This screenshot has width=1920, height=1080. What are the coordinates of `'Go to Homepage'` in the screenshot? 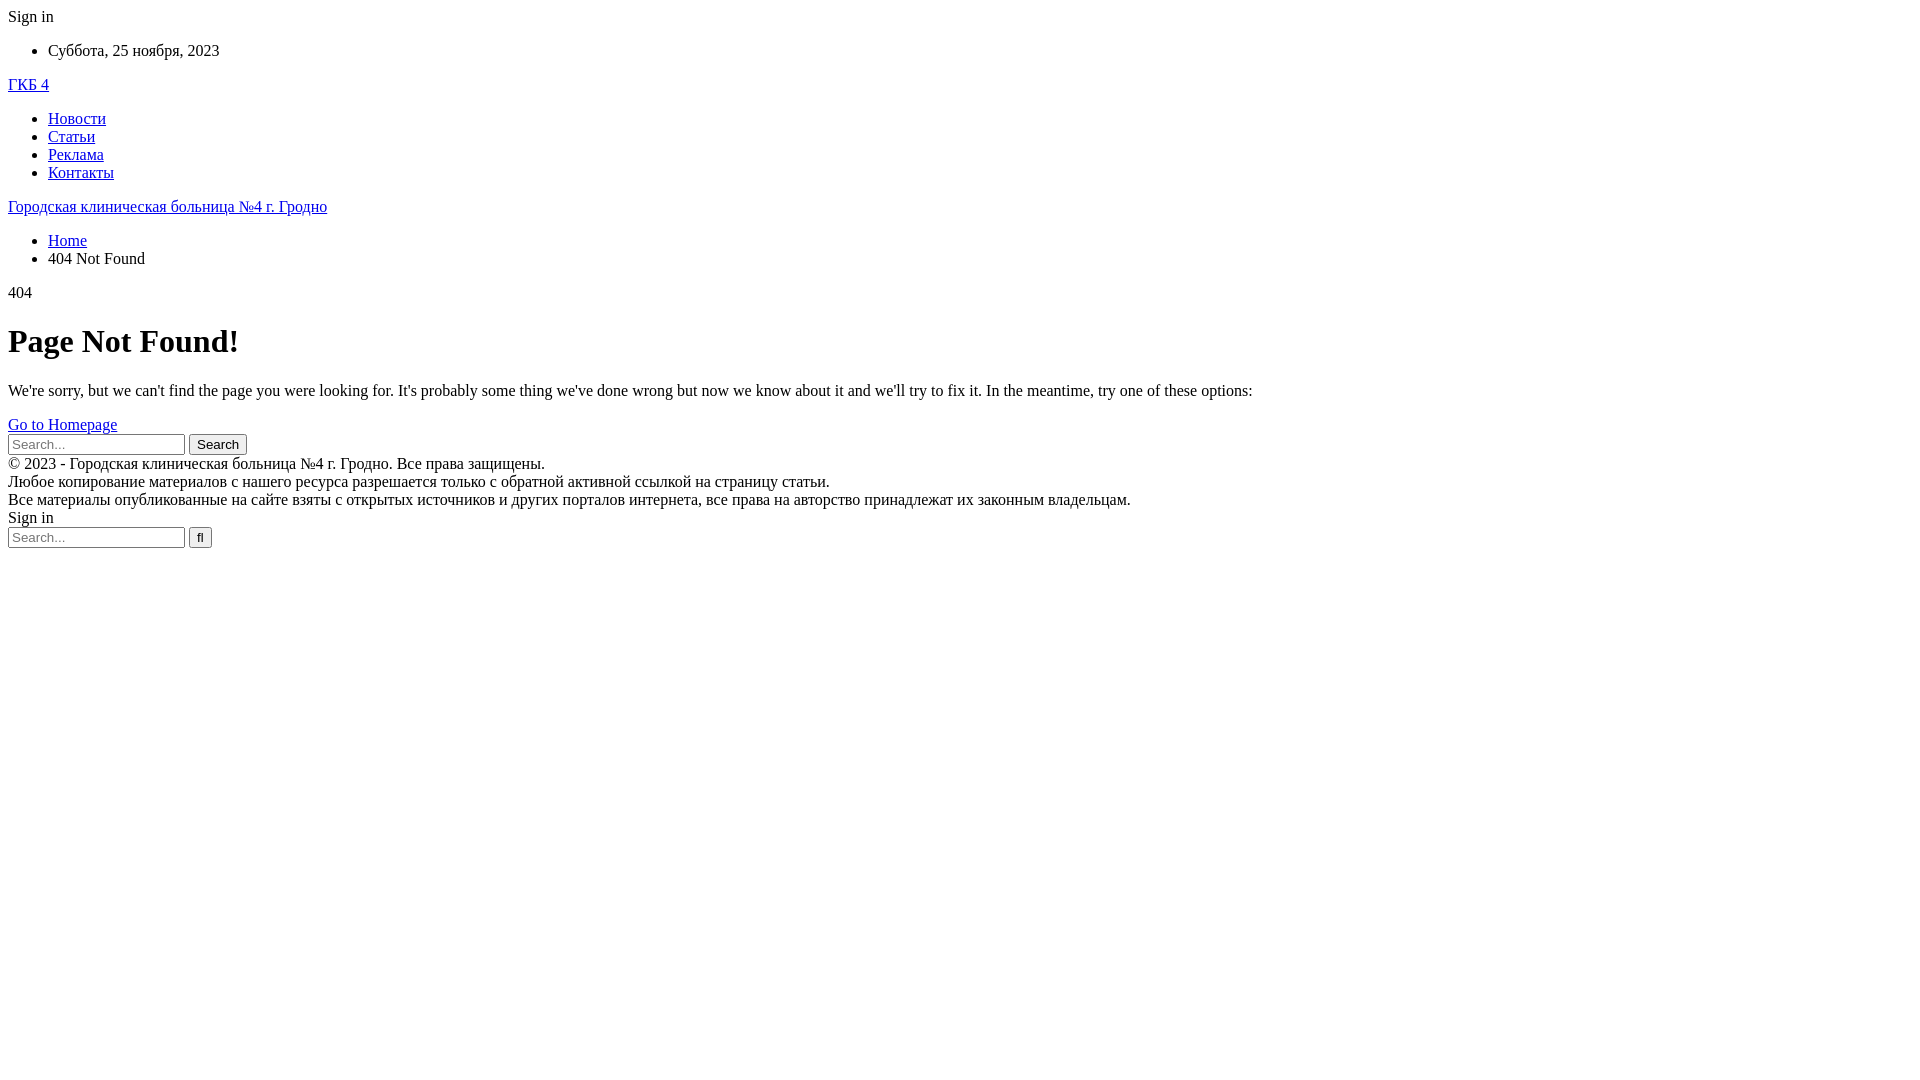 It's located at (62, 423).